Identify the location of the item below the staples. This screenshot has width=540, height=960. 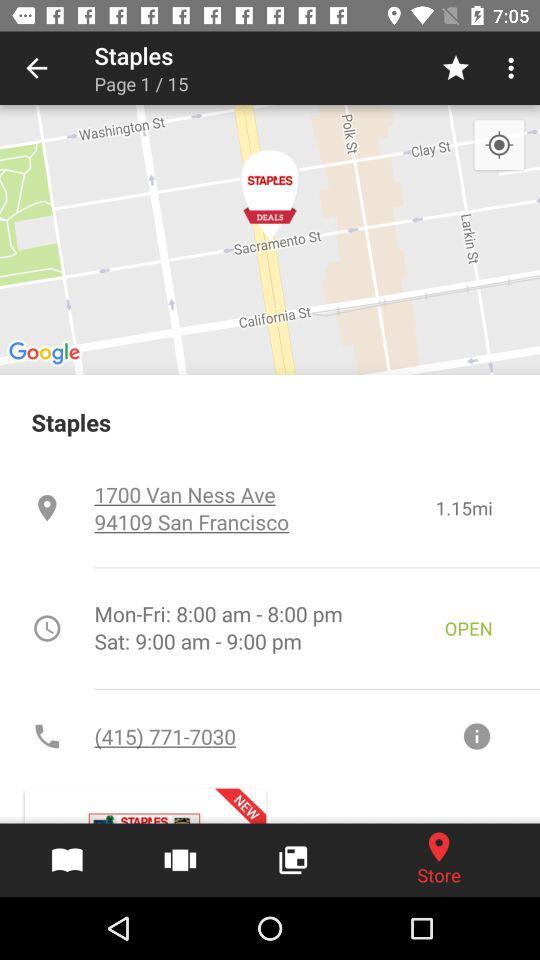
(265, 507).